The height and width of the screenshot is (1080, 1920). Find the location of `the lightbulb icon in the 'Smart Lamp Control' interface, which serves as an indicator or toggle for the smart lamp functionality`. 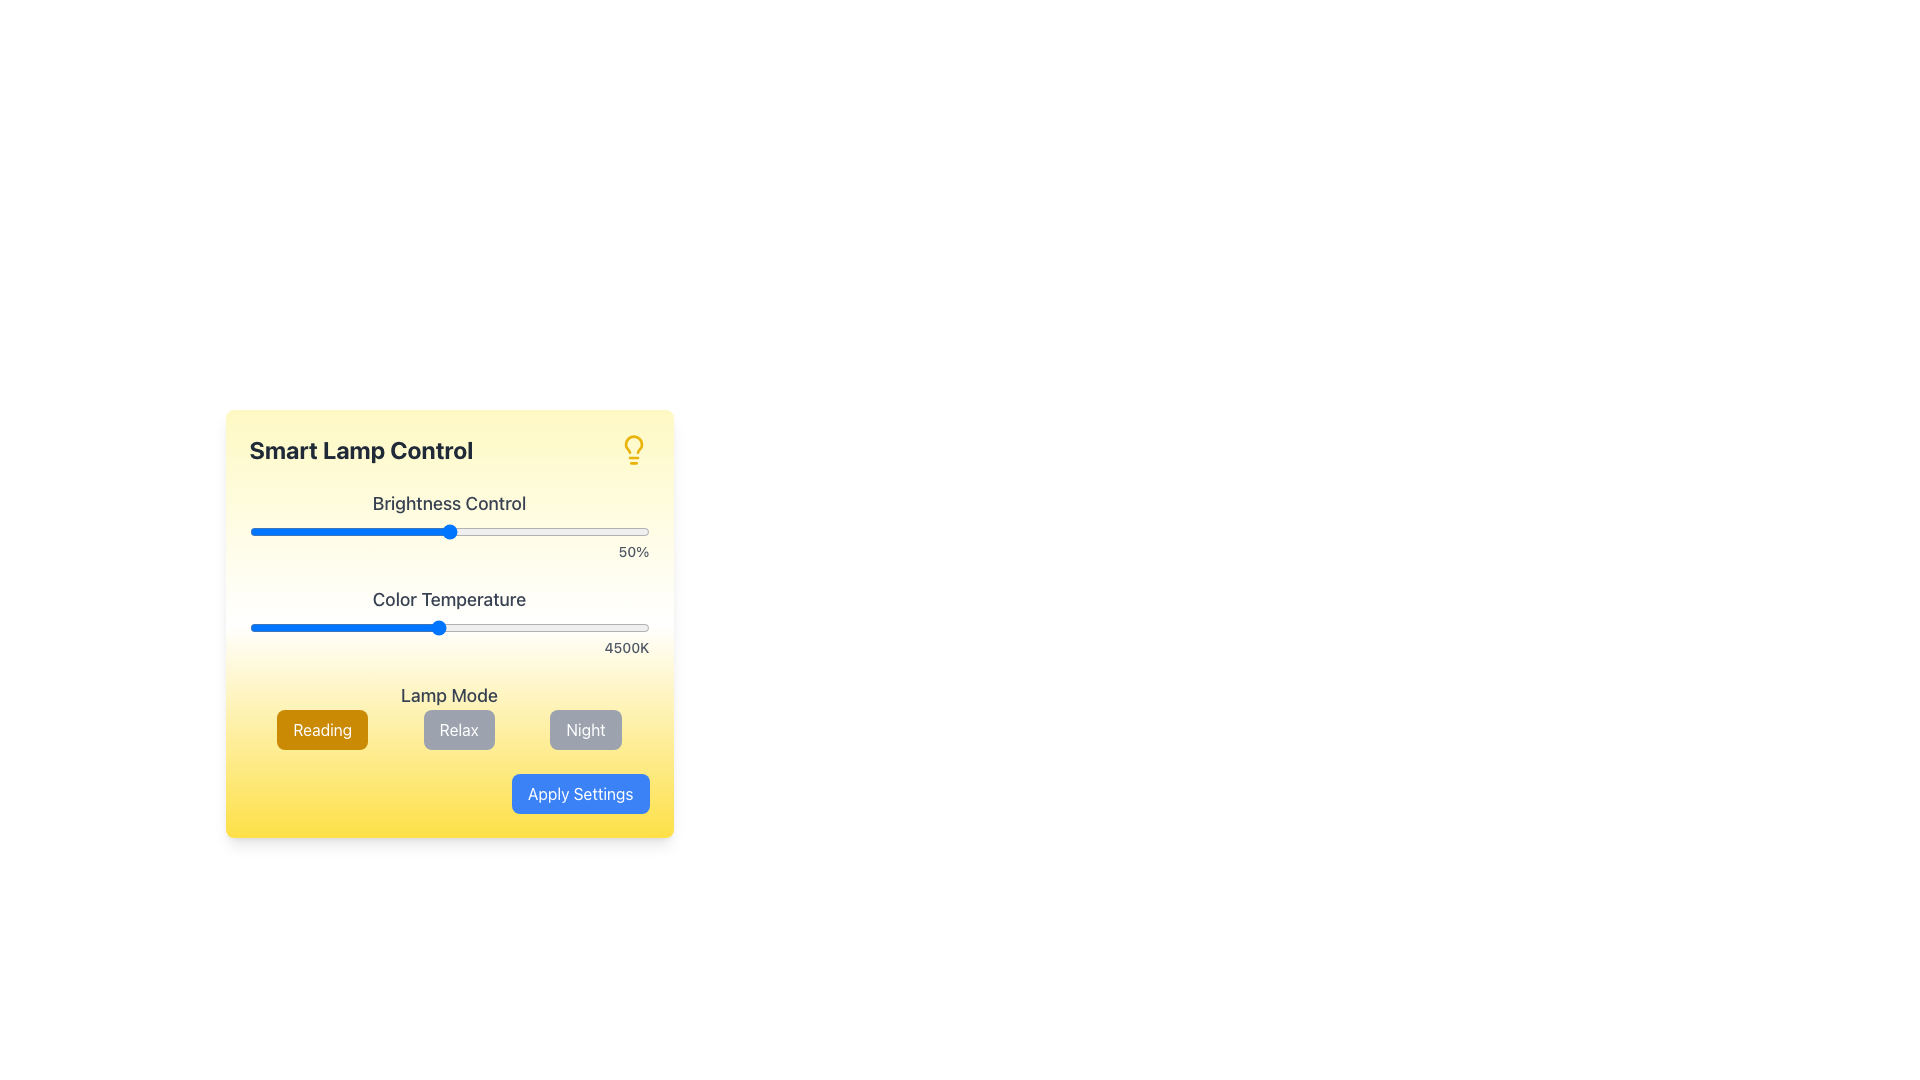

the lightbulb icon in the 'Smart Lamp Control' interface, which serves as an indicator or toggle for the smart lamp functionality is located at coordinates (632, 450).